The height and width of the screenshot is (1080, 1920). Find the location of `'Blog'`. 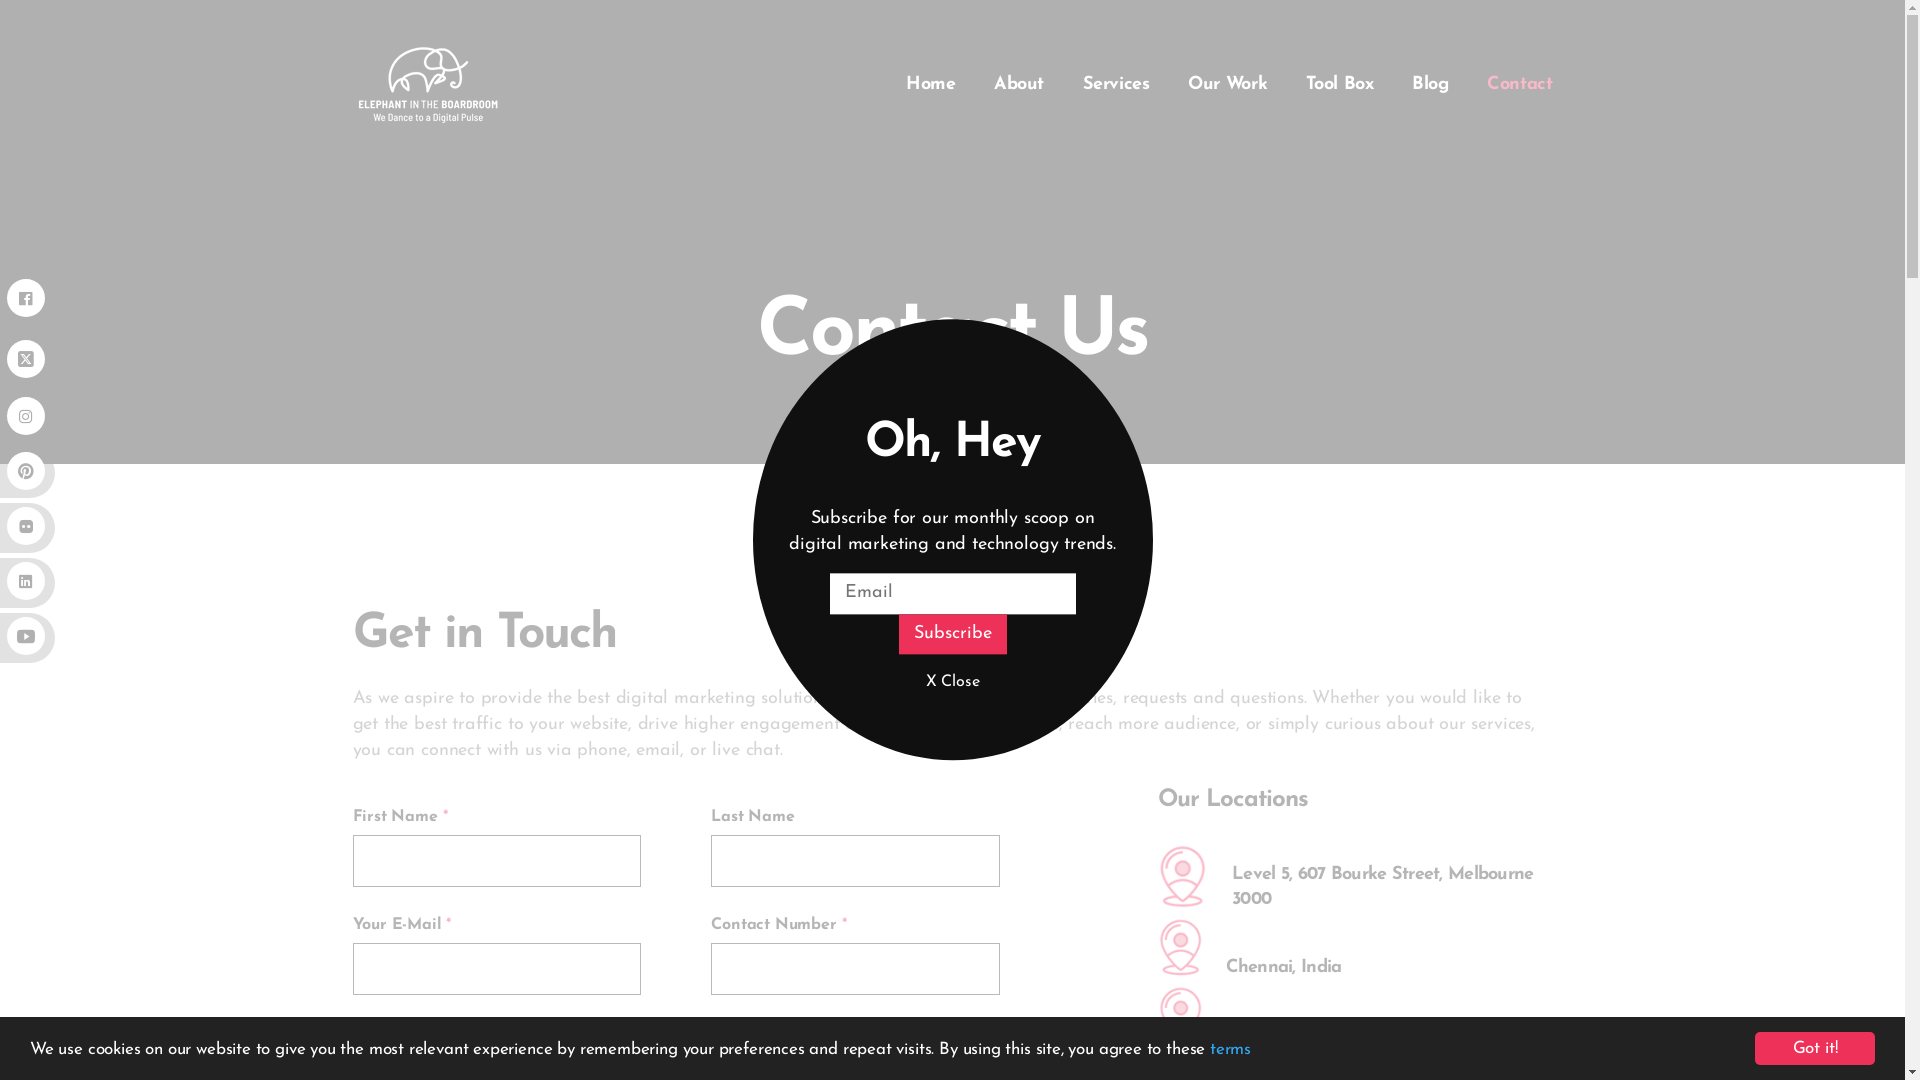

'Blog' is located at coordinates (1429, 83).